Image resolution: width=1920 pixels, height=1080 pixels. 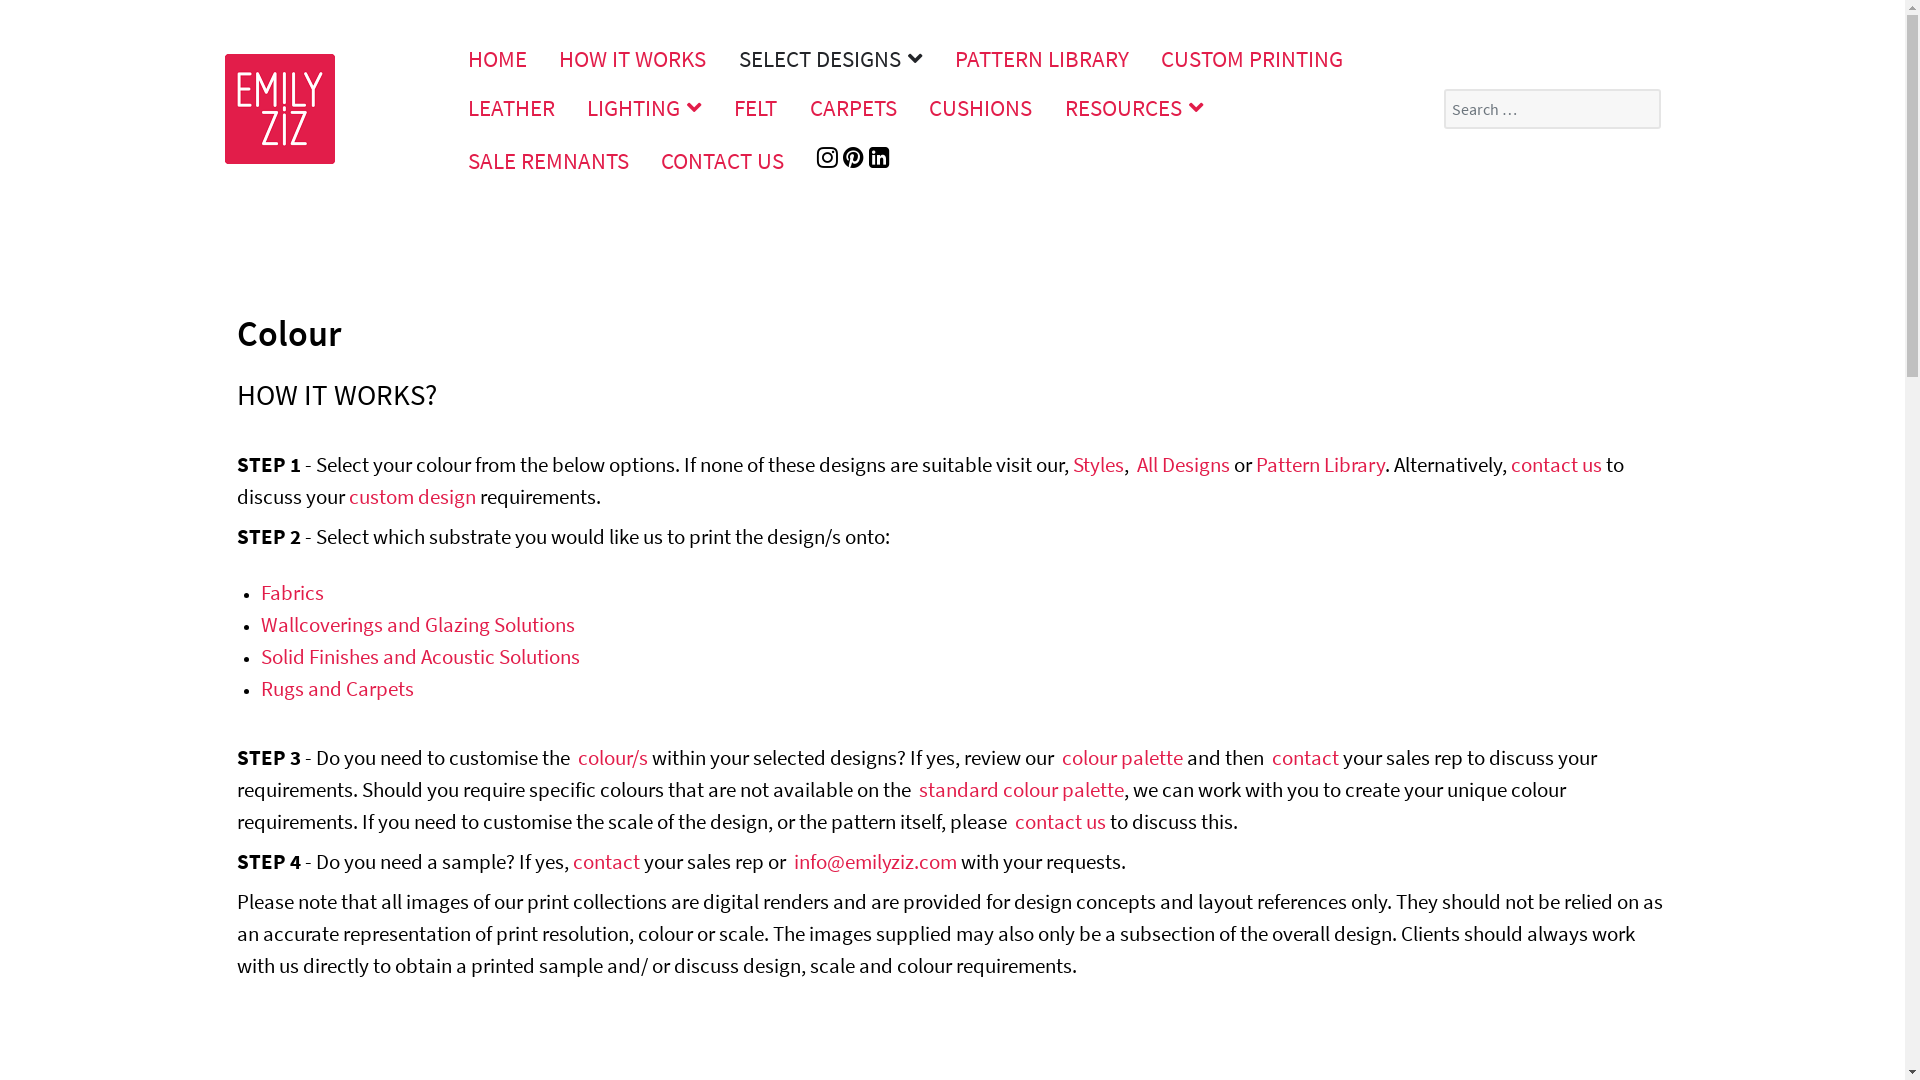 What do you see at coordinates (1122, 757) in the screenshot?
I see `'colour palette'` at bounding box center [1122, 757].